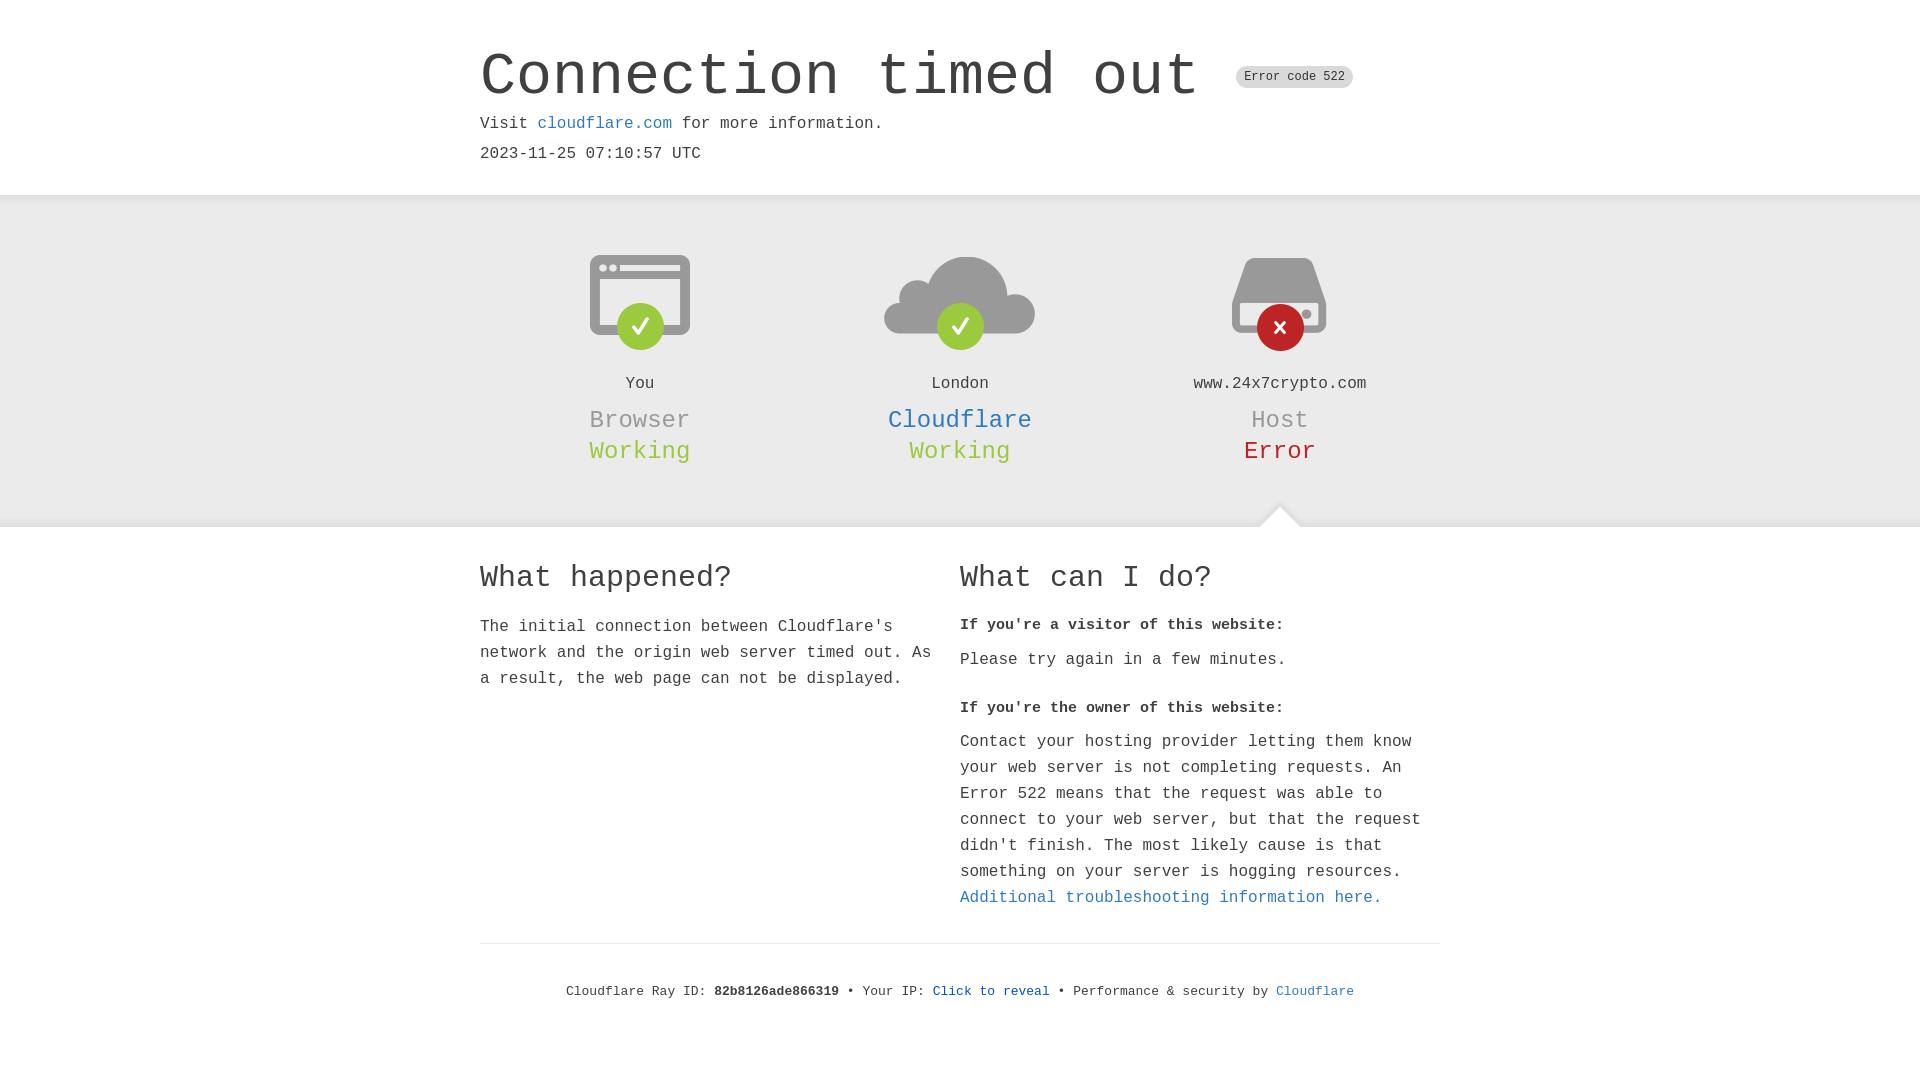 This screenshot has height=1080, width=1920. Describe the element at coordinates (960, 419) in the screenshot. I see `'Cloudflare'` at that location.